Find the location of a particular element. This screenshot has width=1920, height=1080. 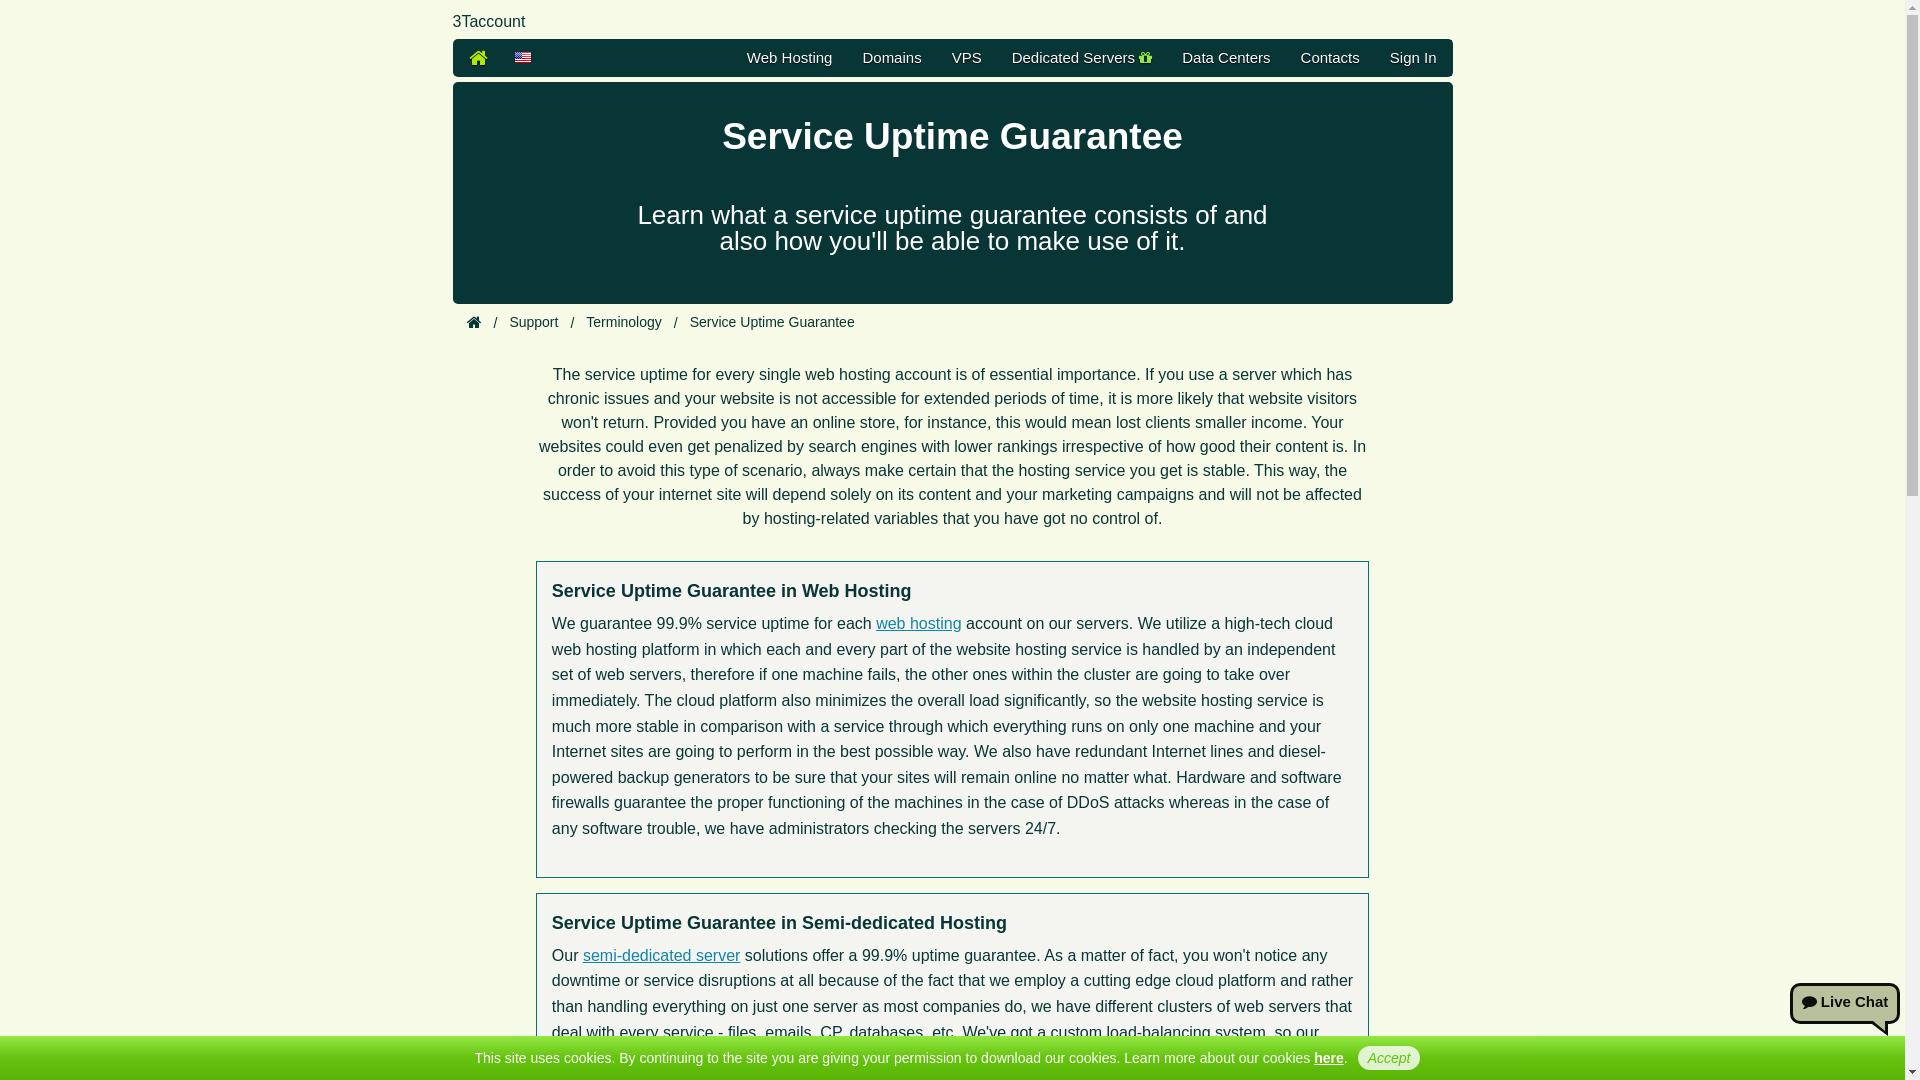

'Dedicated Servers' is located at coordinates (1081, 56).